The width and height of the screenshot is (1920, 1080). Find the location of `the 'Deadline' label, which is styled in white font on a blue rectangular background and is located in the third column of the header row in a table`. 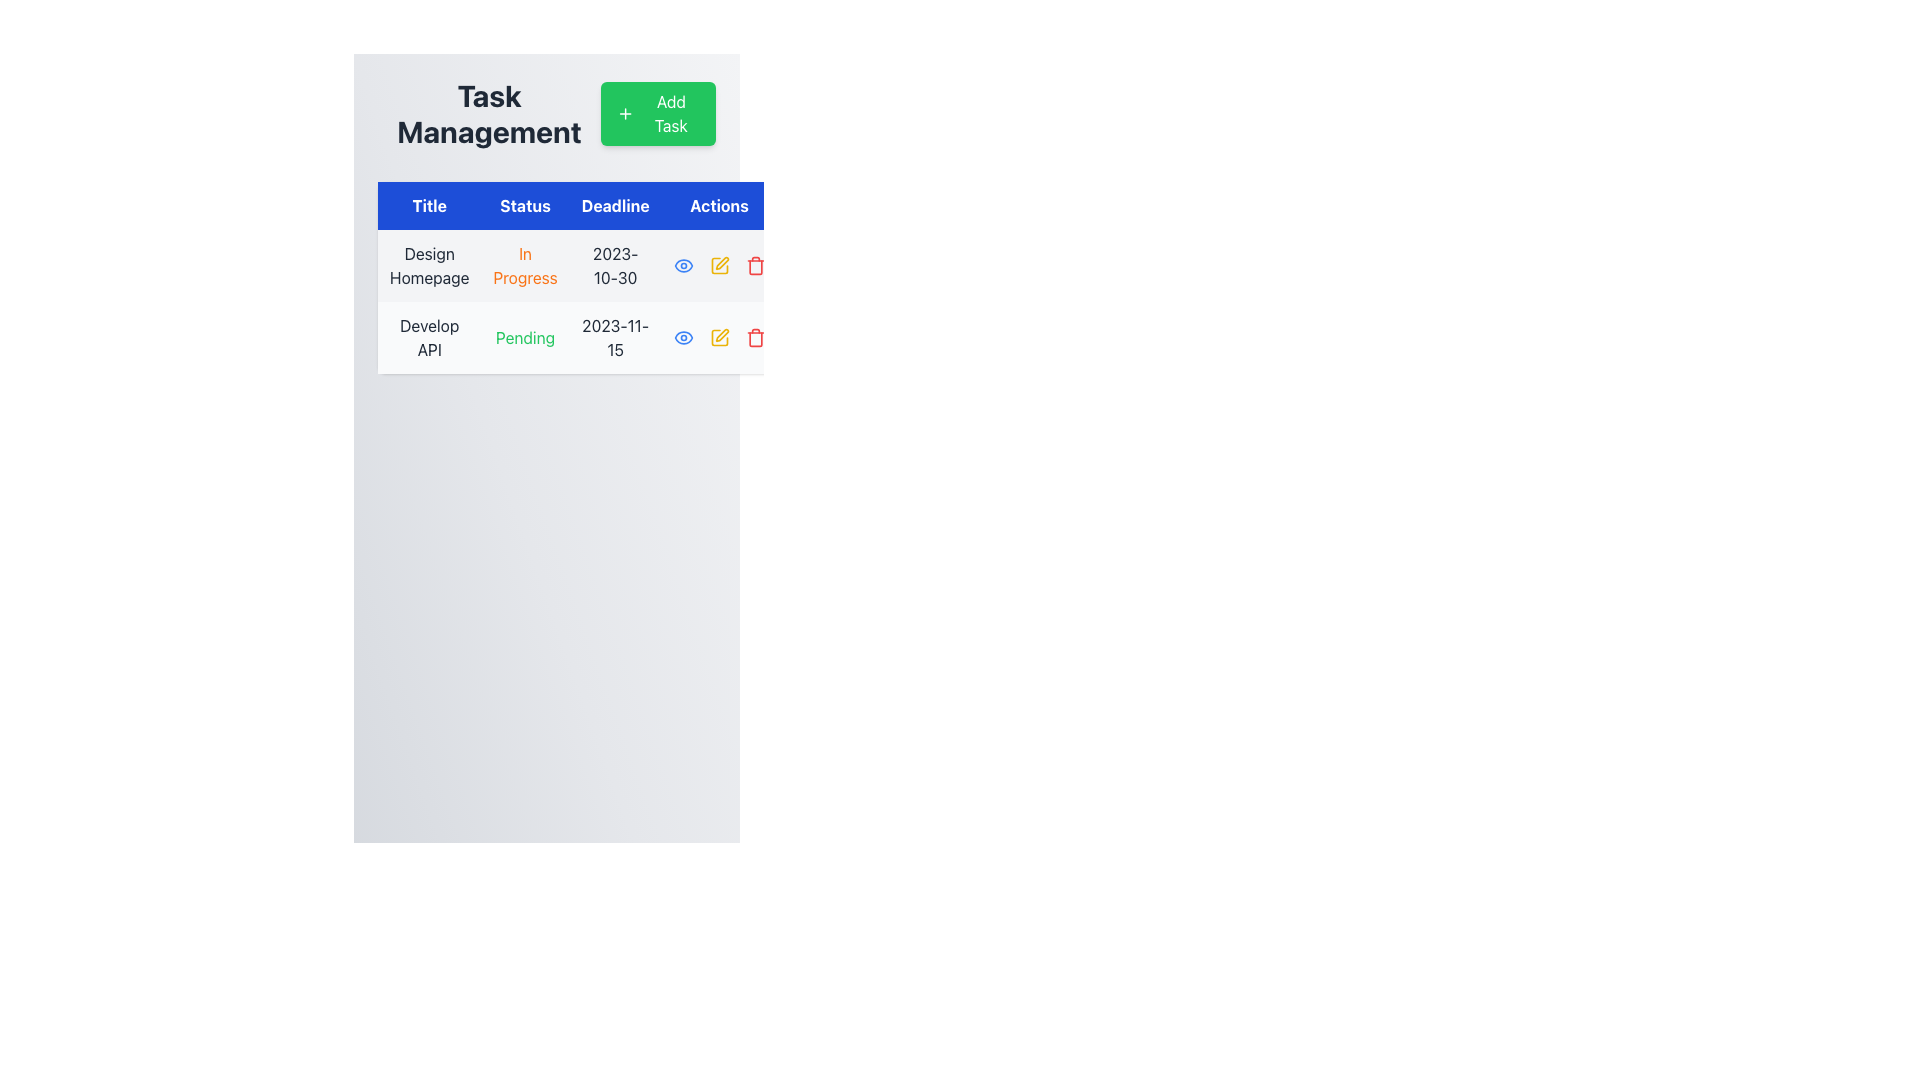

the 'Deadline' label, which is styled in white font on a blue rectangular background and is located in the third column of the header row in a table is located at coordinates (614, 205).